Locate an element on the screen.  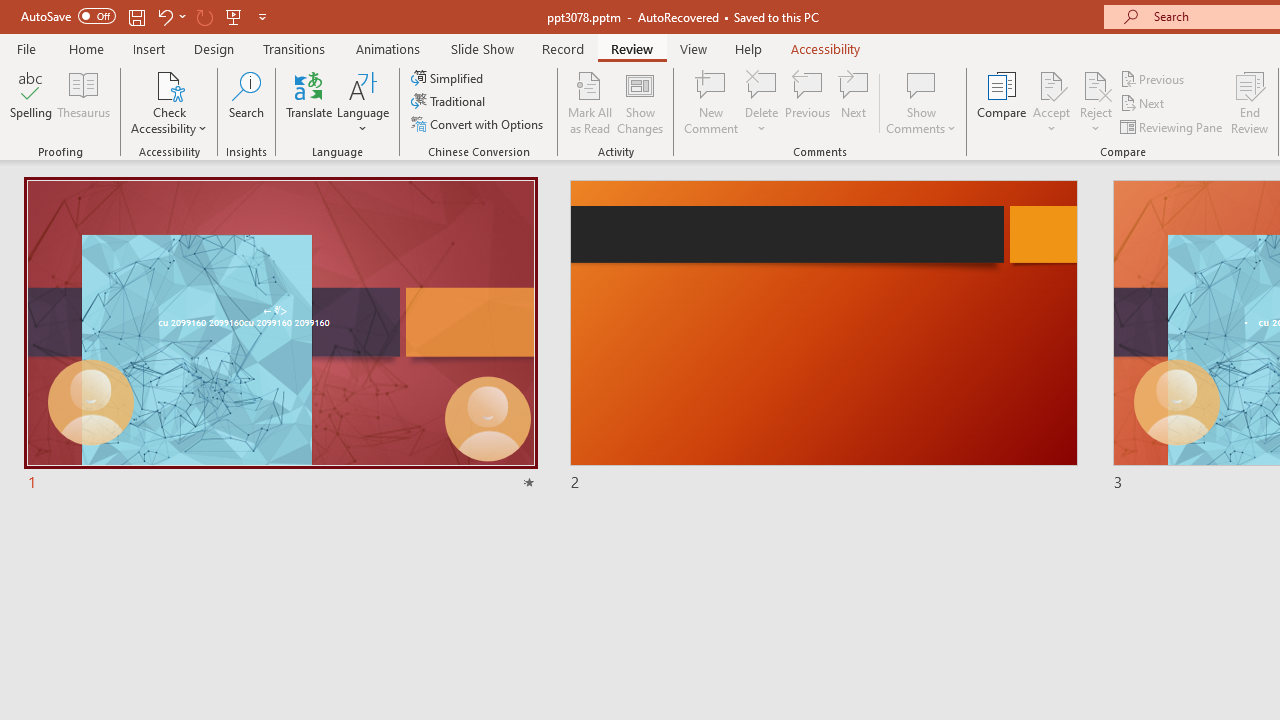
'Language' is located at coordinates (363, 103).